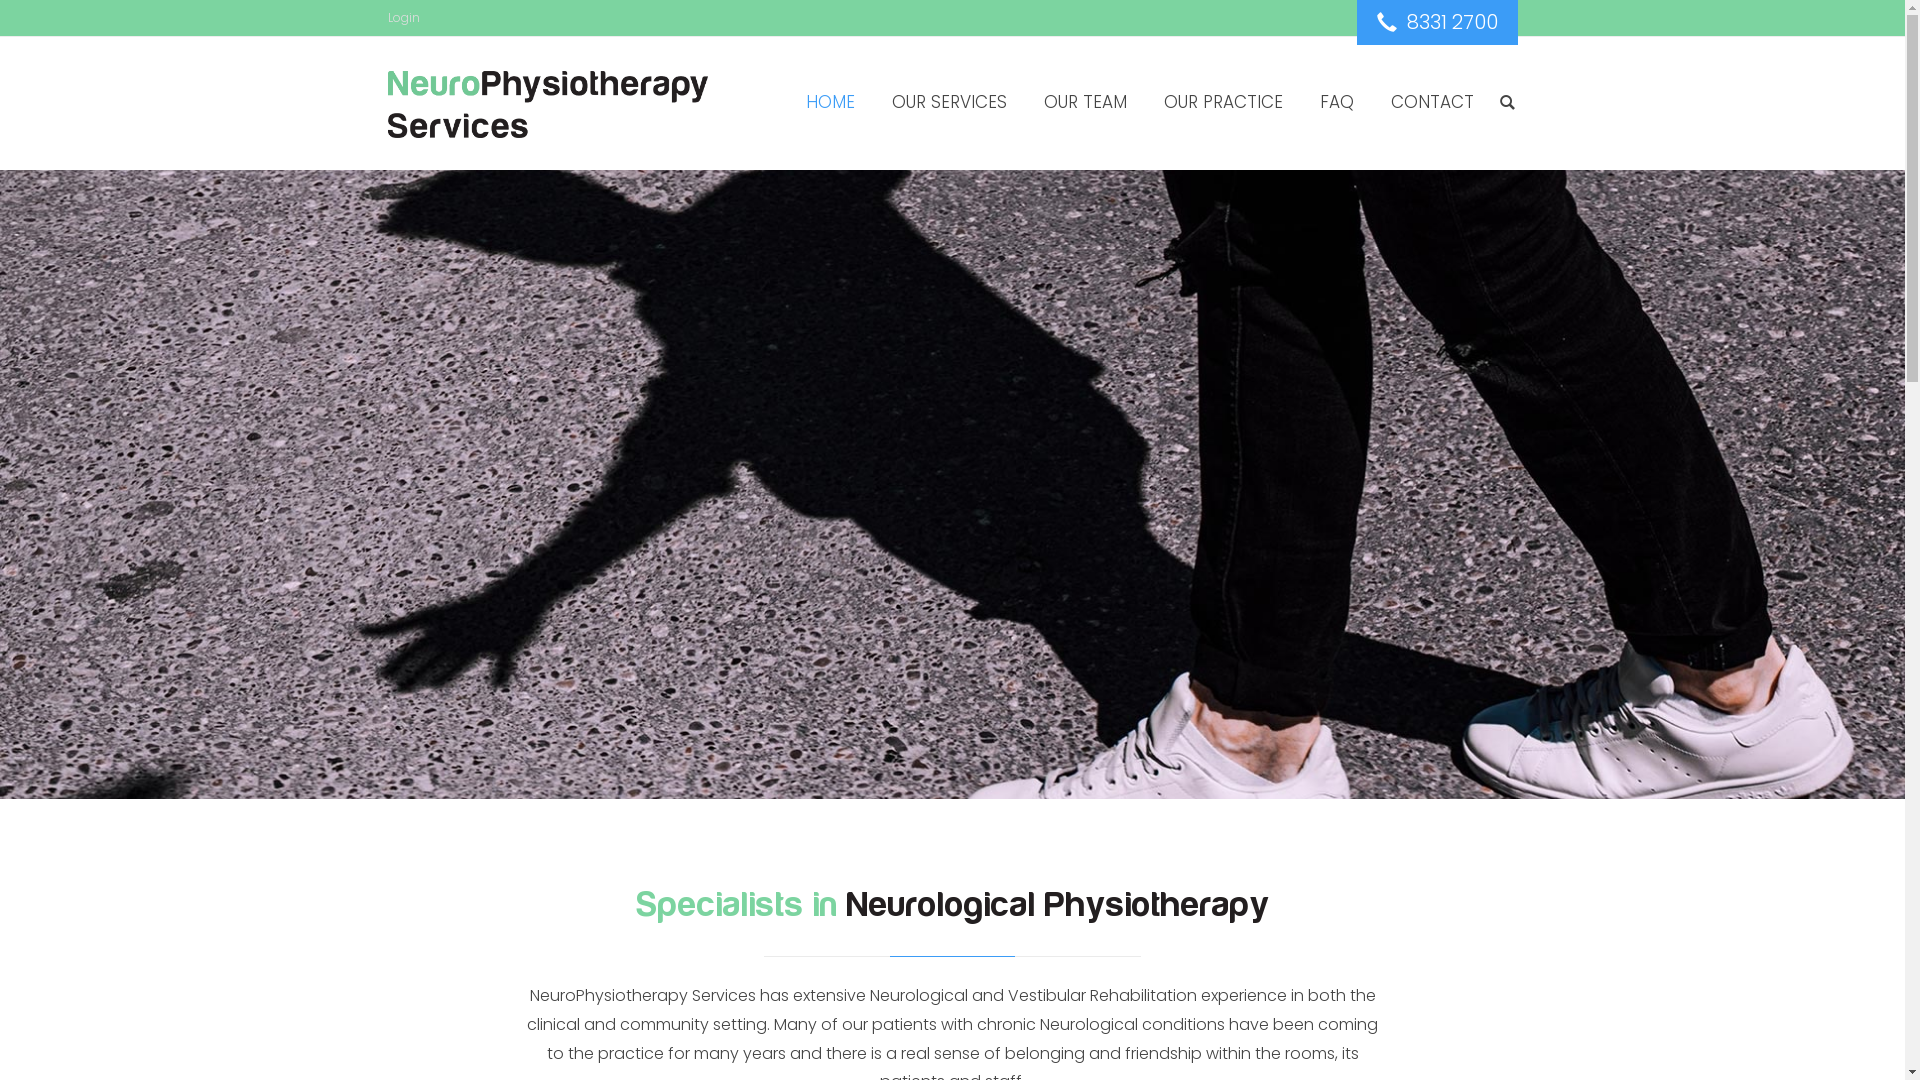 This screenshot has height=1080, width=1920. What do you see at coordinates (1222, 101) in the screenshot?
I see `'OUR PRACTICE'` at bounding box center [1222, 101].